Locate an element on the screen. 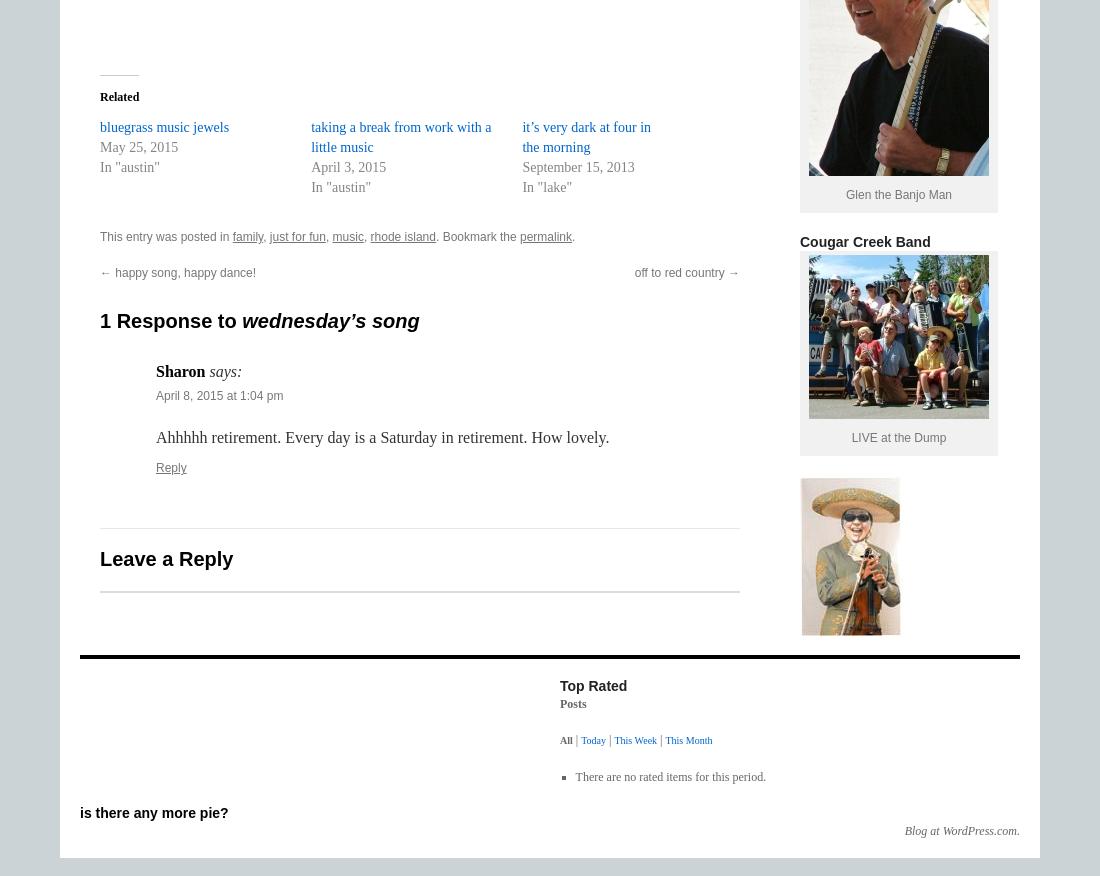  '1 Response to' is located at coordinates (170, 320).